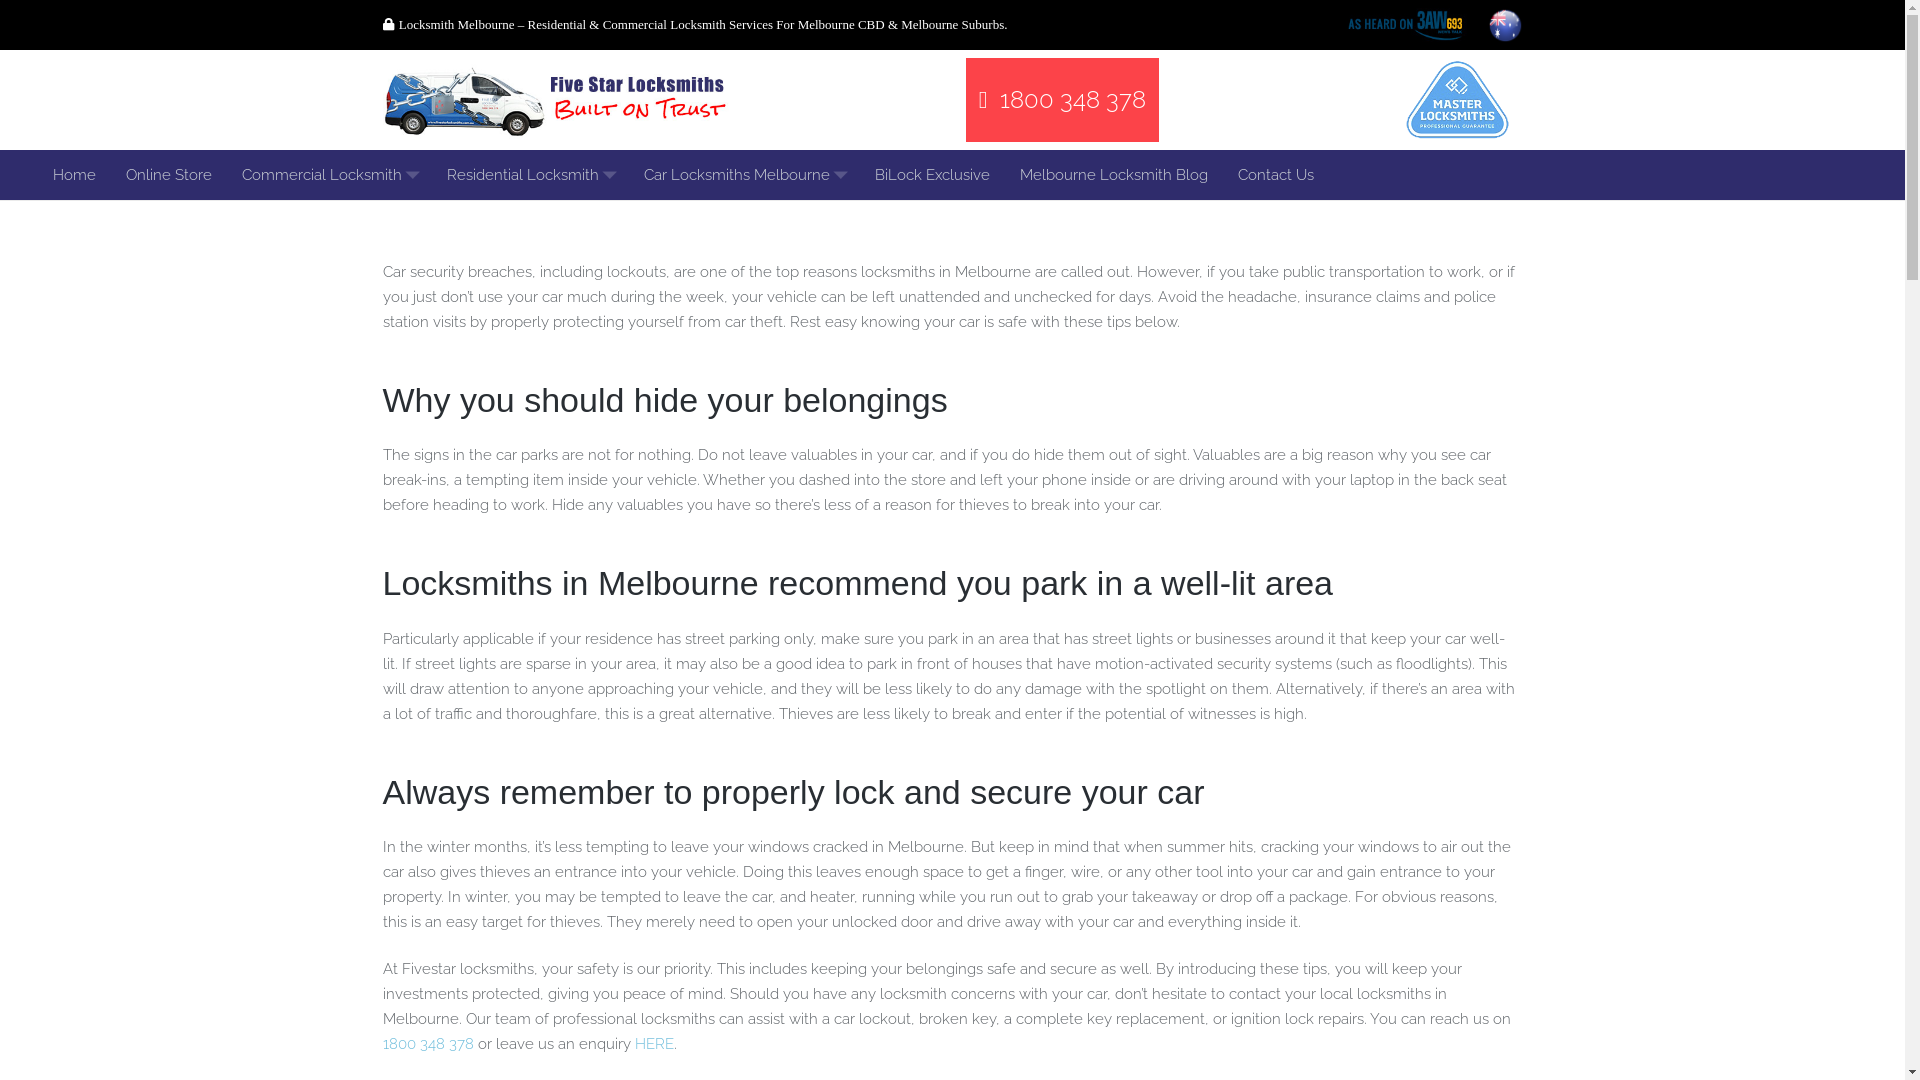 Image resolution: width=1920 pixels, height=1080 pixels. Describe the element at coordinates (74, 173) in the screenshot. I see `'Home'` at that location.